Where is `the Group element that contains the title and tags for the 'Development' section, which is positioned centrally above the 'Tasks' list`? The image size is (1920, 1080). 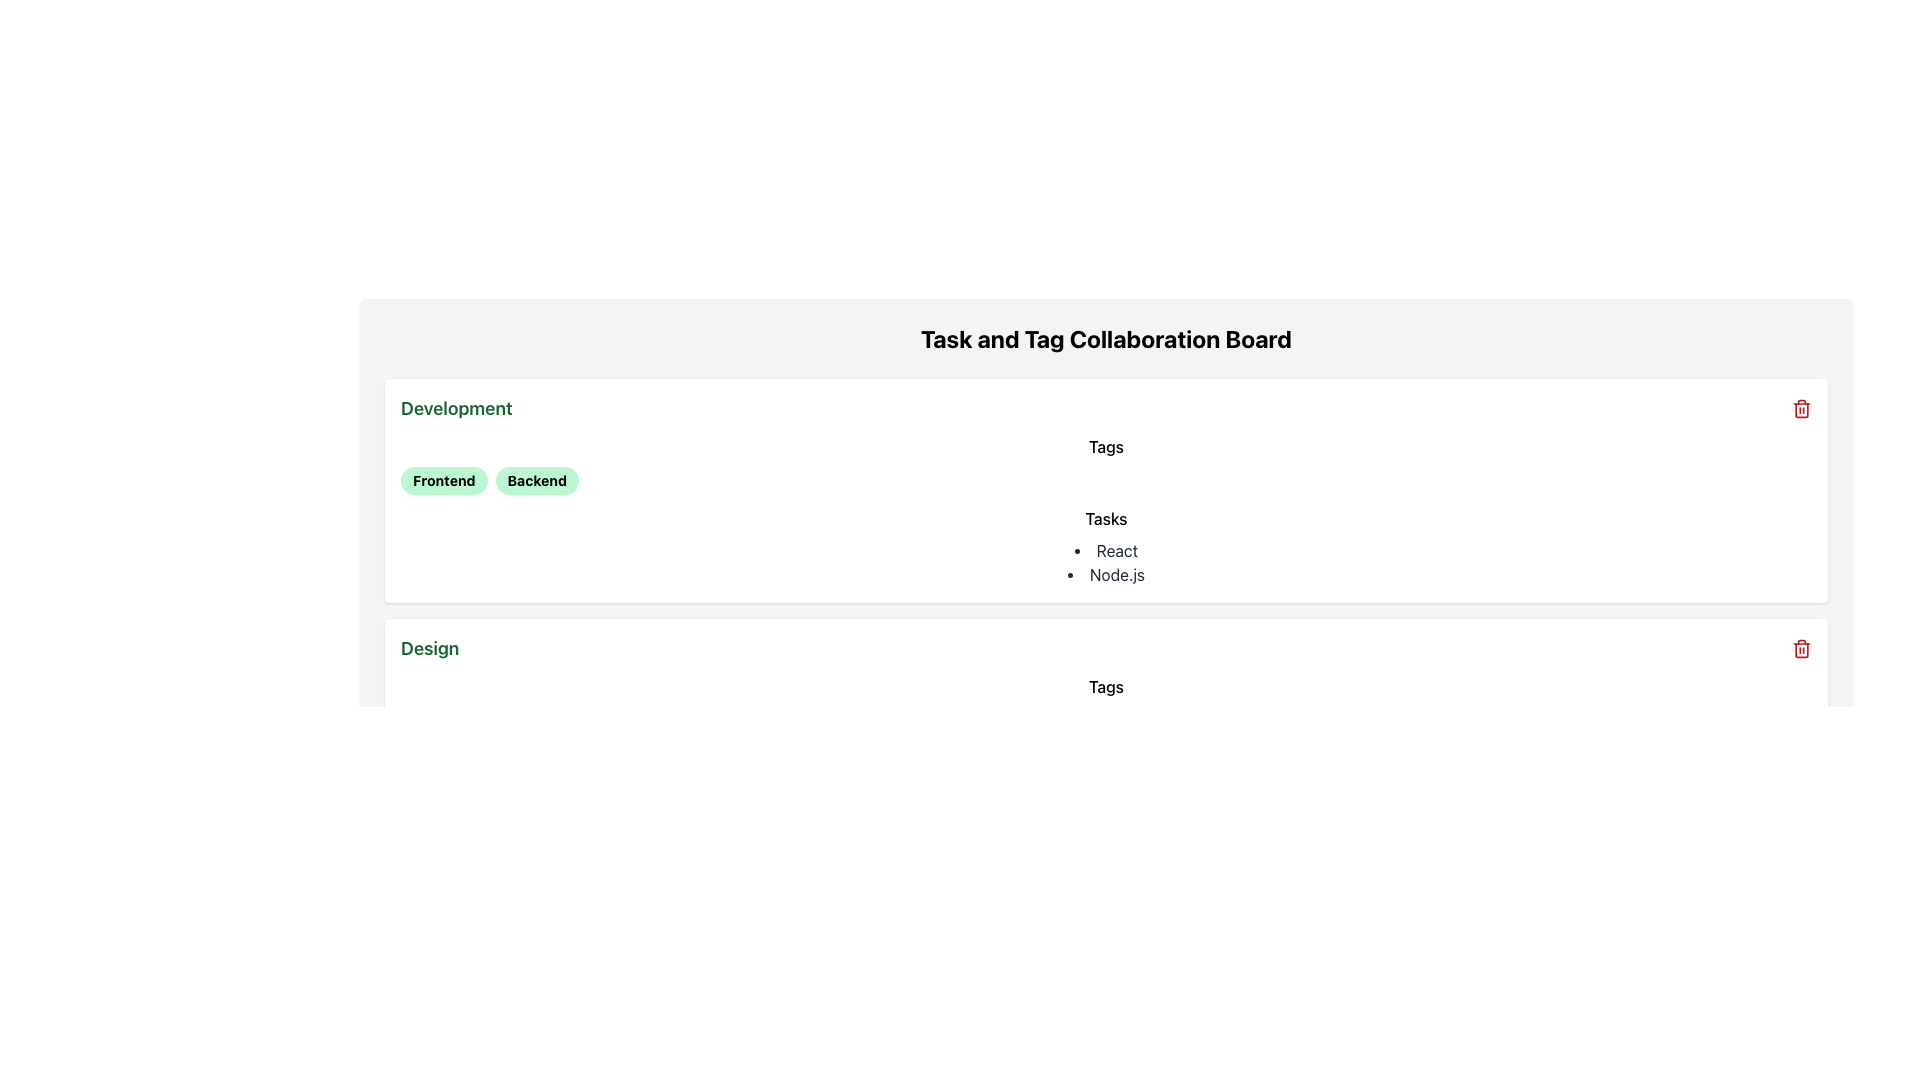
the Group element that contains the title and tags for the 'Development' section, which is positioned centrally above the 'Tasks' list is located at coordinates (1105, 465).